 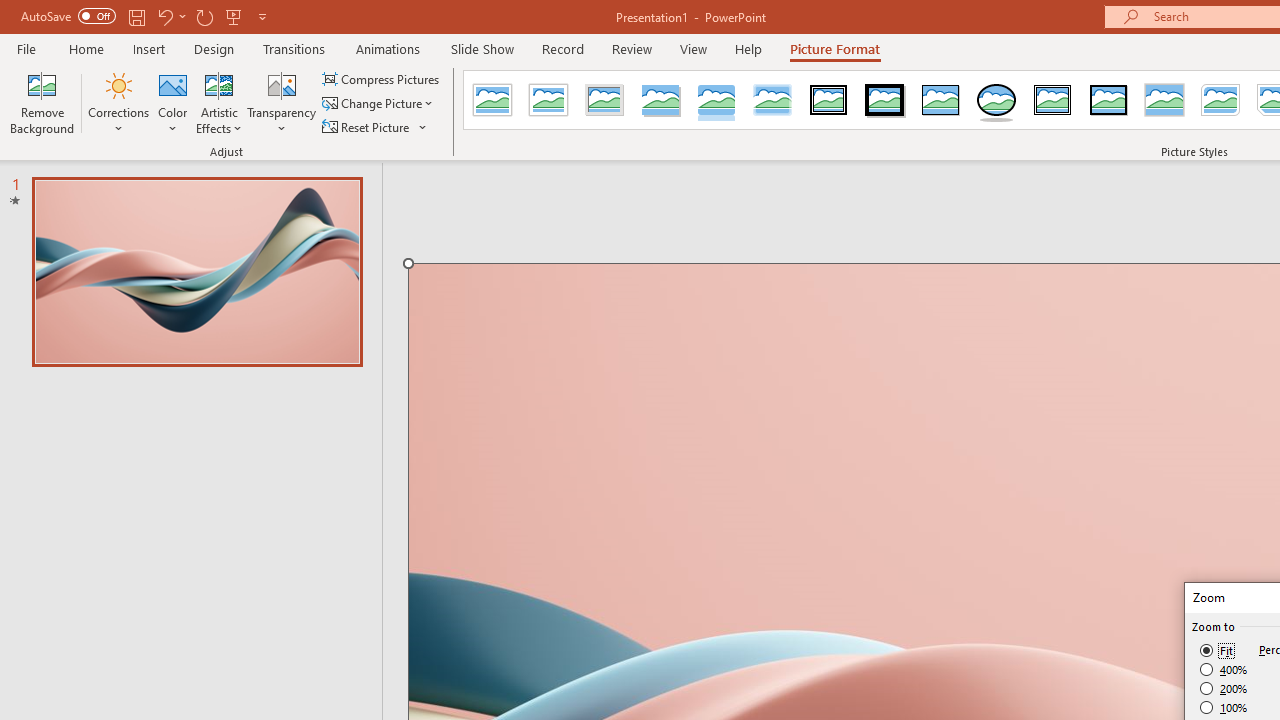 What do you see at coordinates (173, 103) in the screenshot?
I see `'Color'` at bounding box center [173, 103].